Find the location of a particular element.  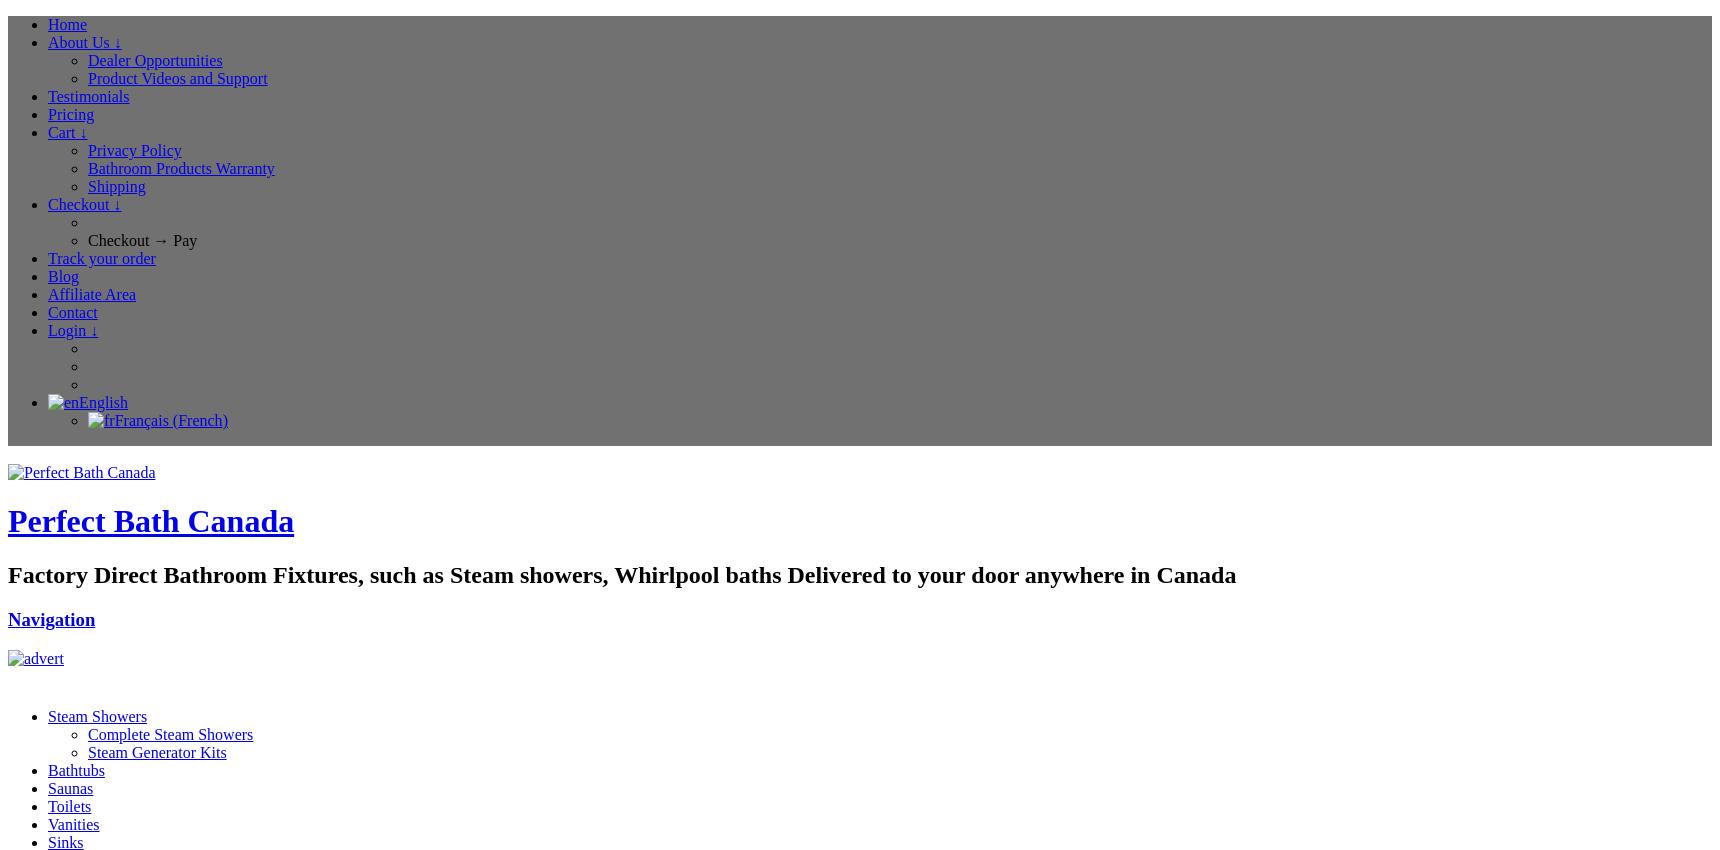

'Toilets' is located at coordinates (68, 804).